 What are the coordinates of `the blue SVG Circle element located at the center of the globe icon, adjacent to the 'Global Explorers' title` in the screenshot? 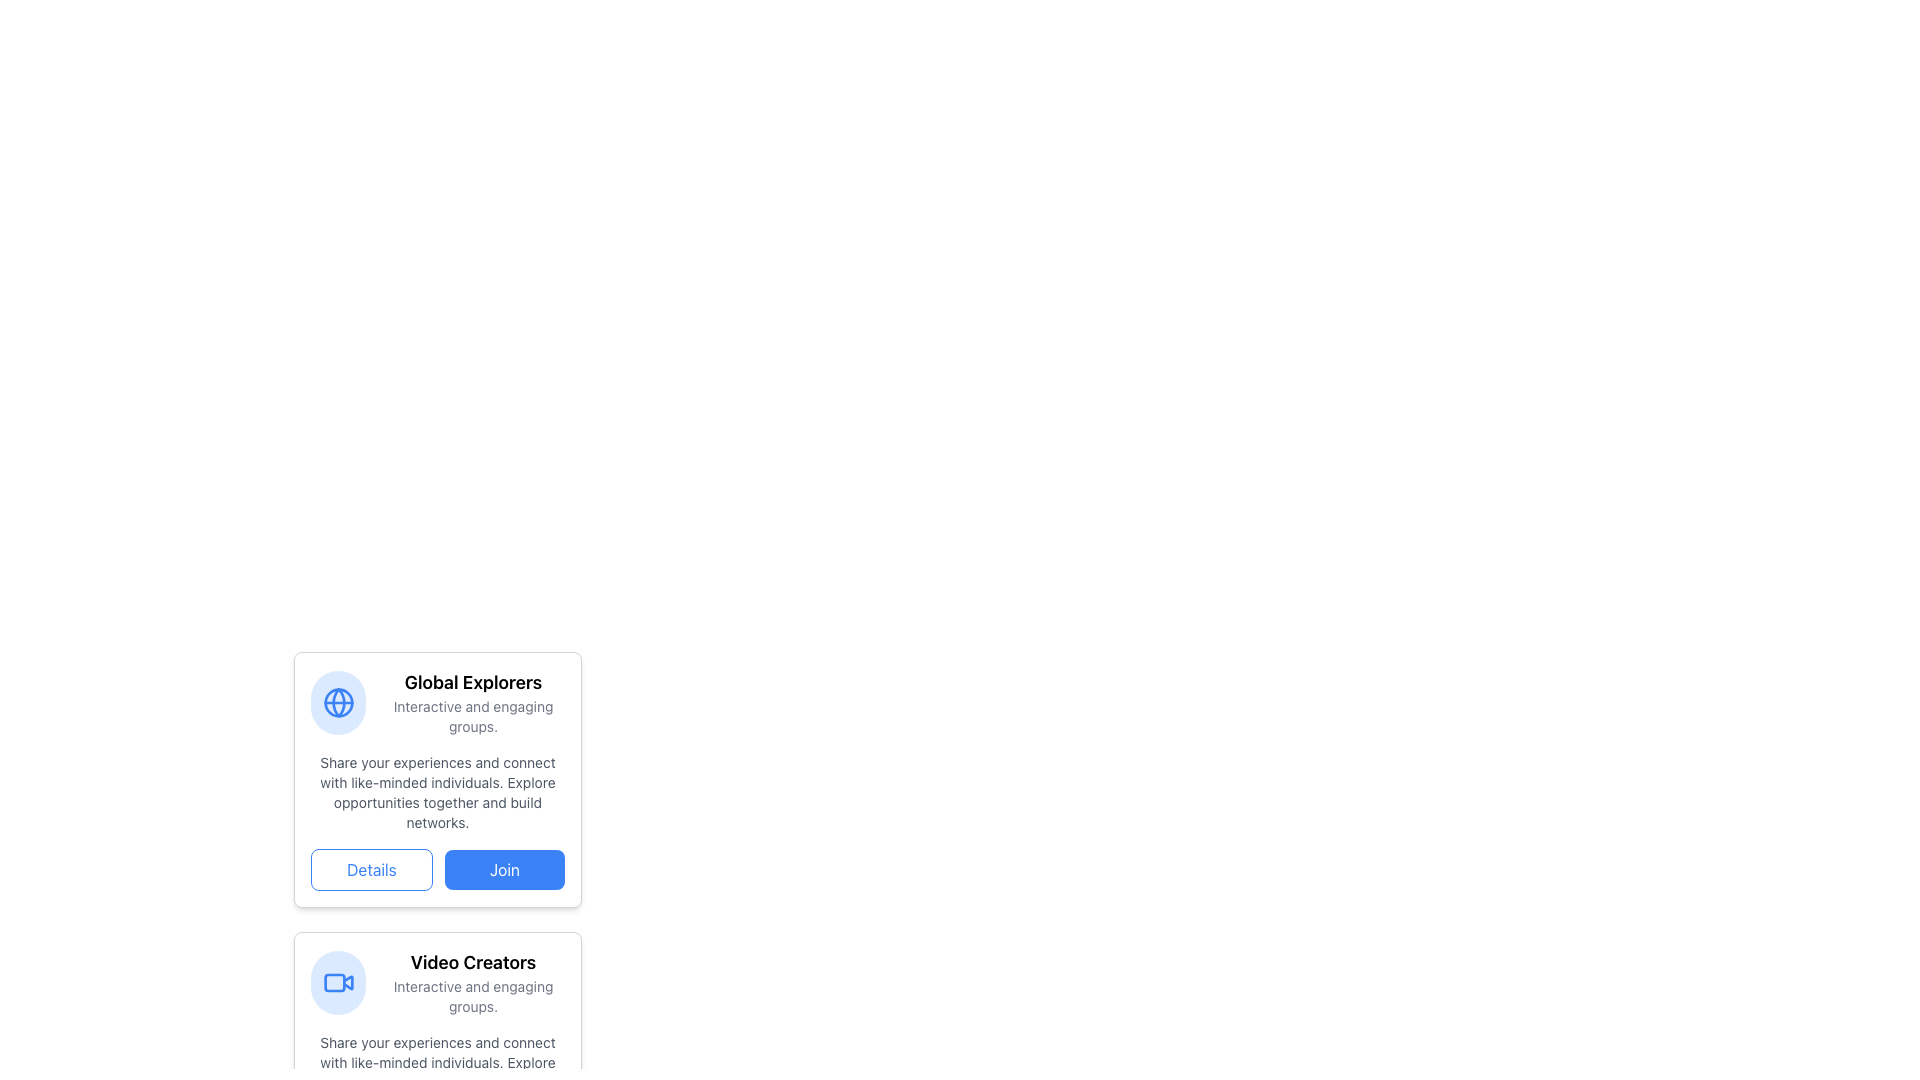 It's located at (338, 701).